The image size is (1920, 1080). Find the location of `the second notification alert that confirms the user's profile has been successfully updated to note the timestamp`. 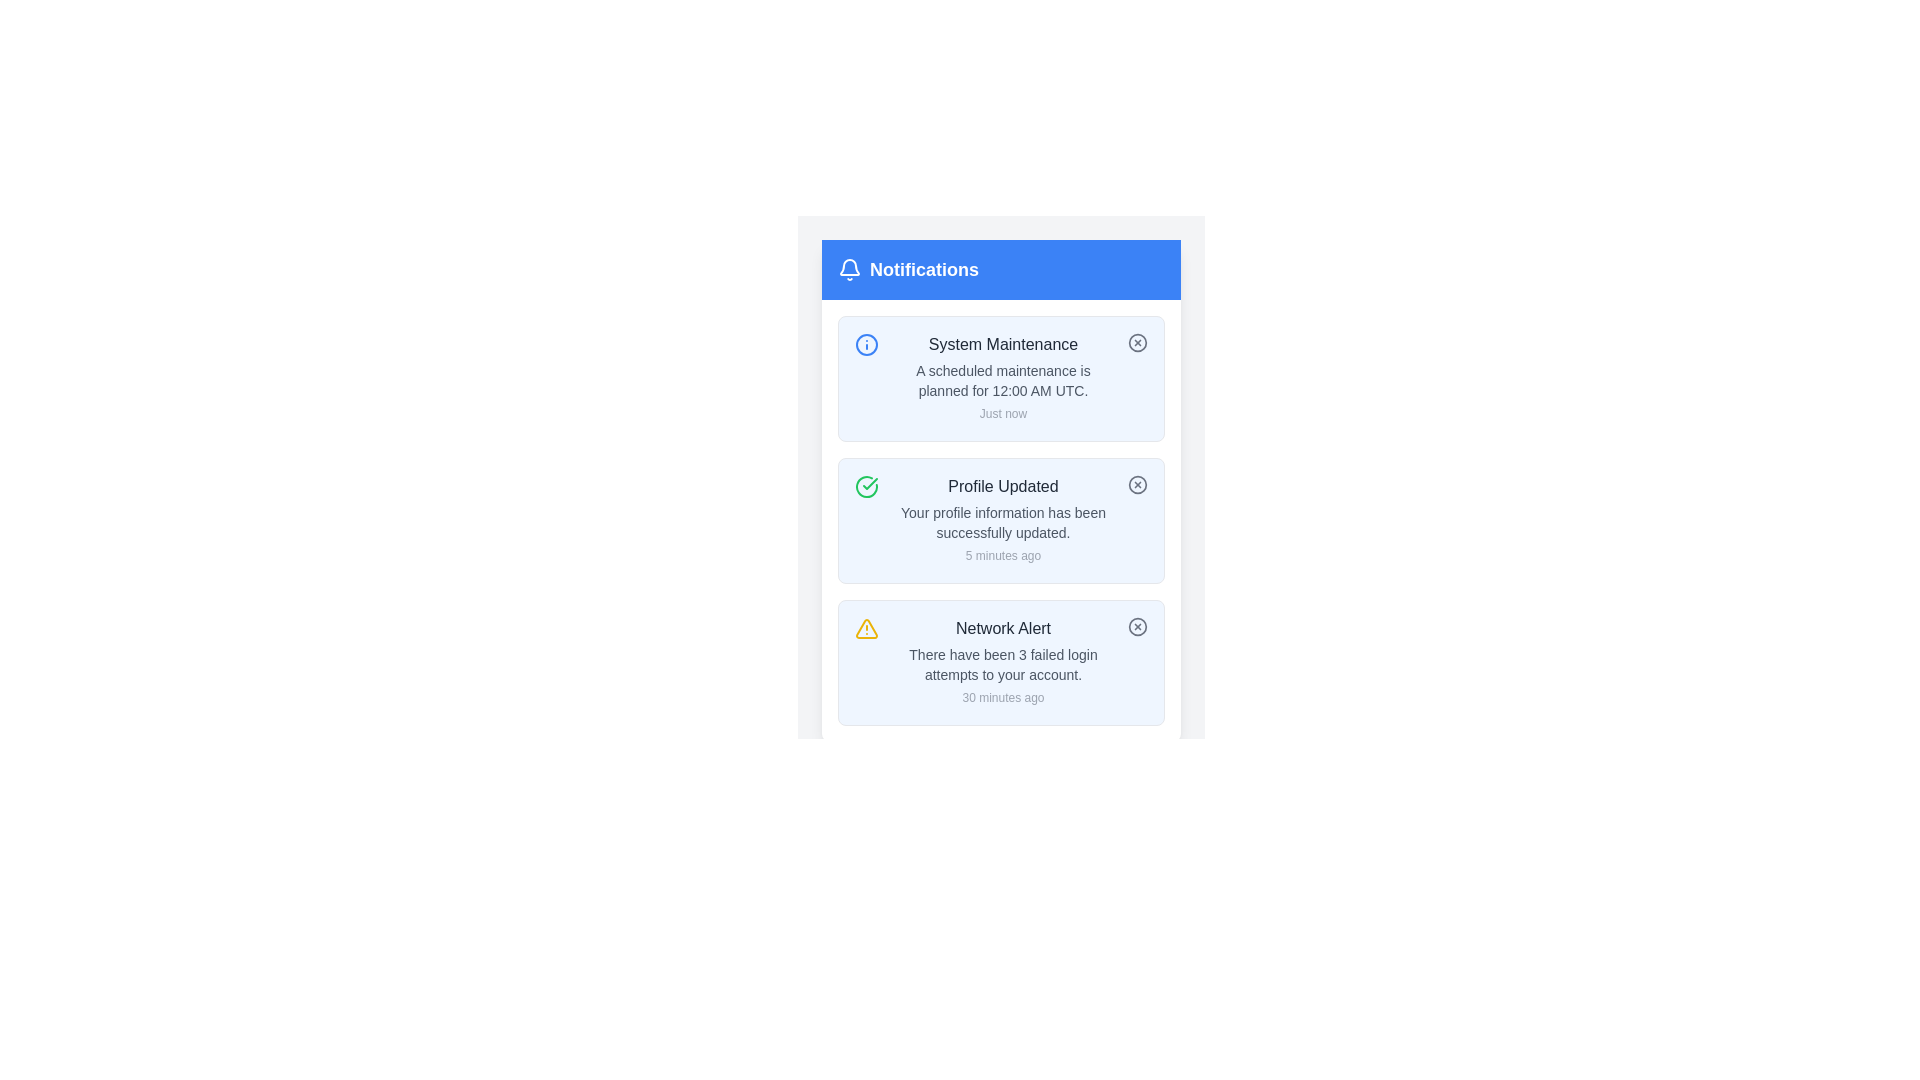

the second notification alert that confirms the user's profile has been successfully updated to note the timestamp is located at coordinates (1003, 519).